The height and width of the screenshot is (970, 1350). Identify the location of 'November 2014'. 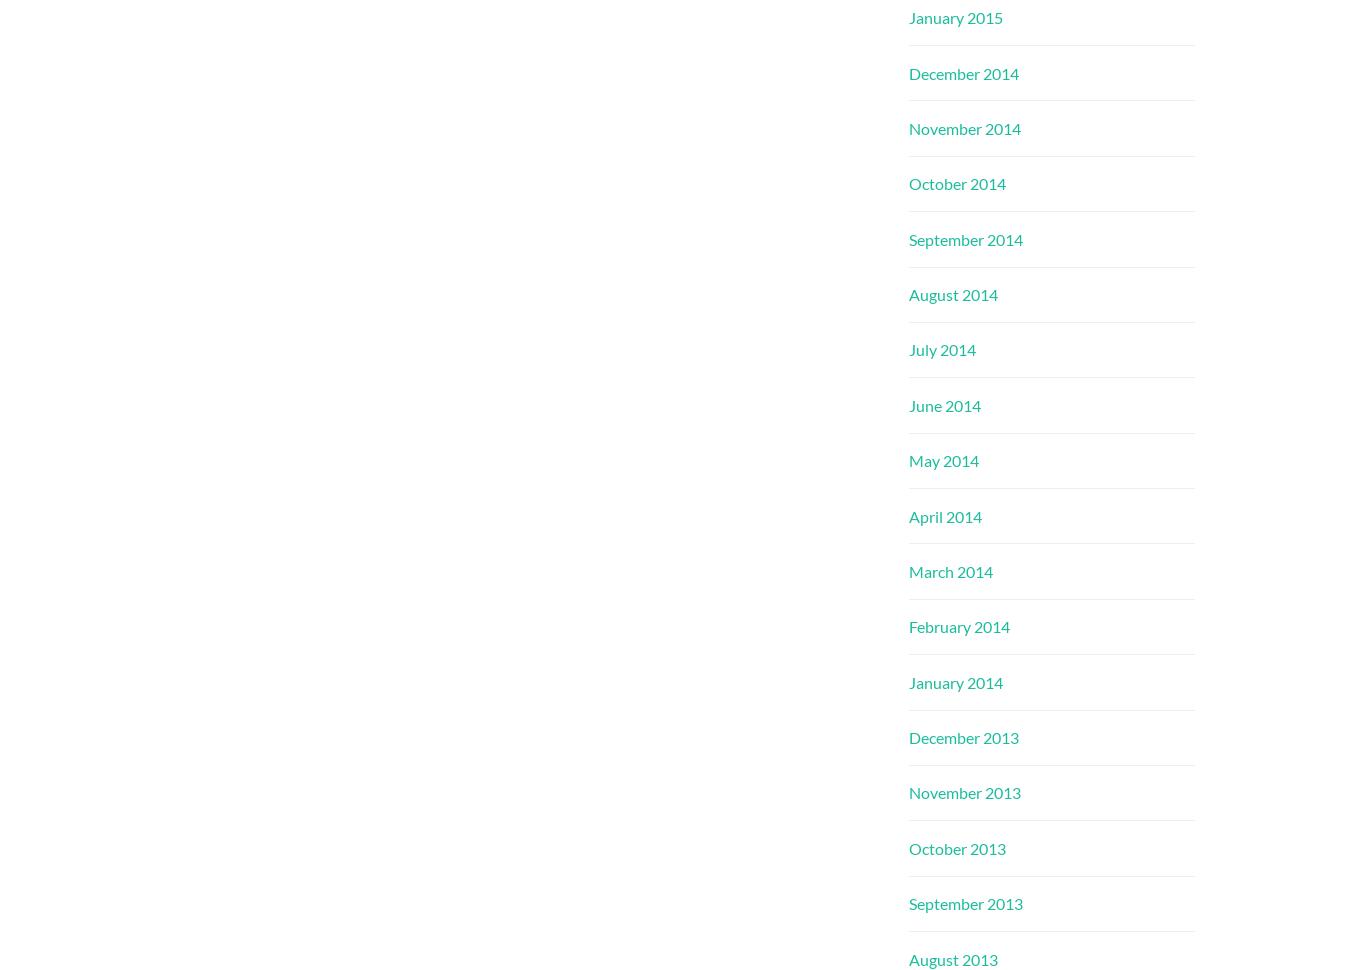
(963, 127).